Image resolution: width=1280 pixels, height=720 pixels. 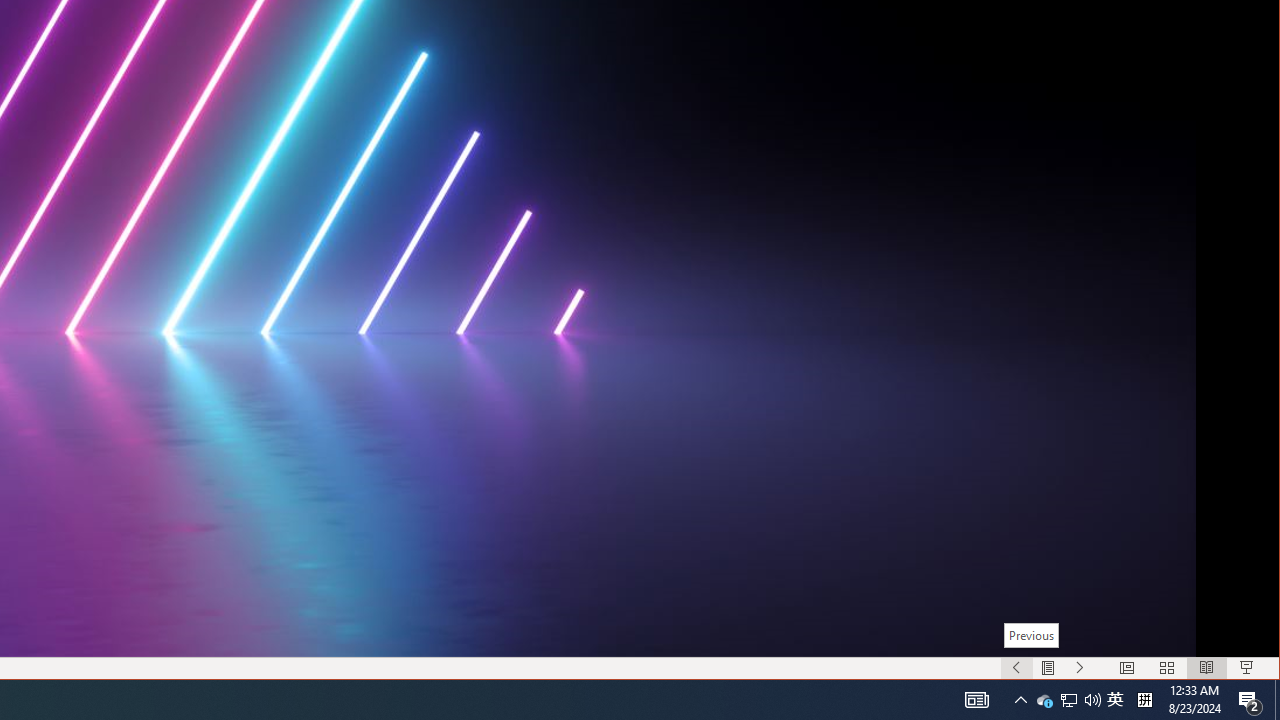 I want to click on 'Slide Show Previous On', so click(x=1016, y=668).